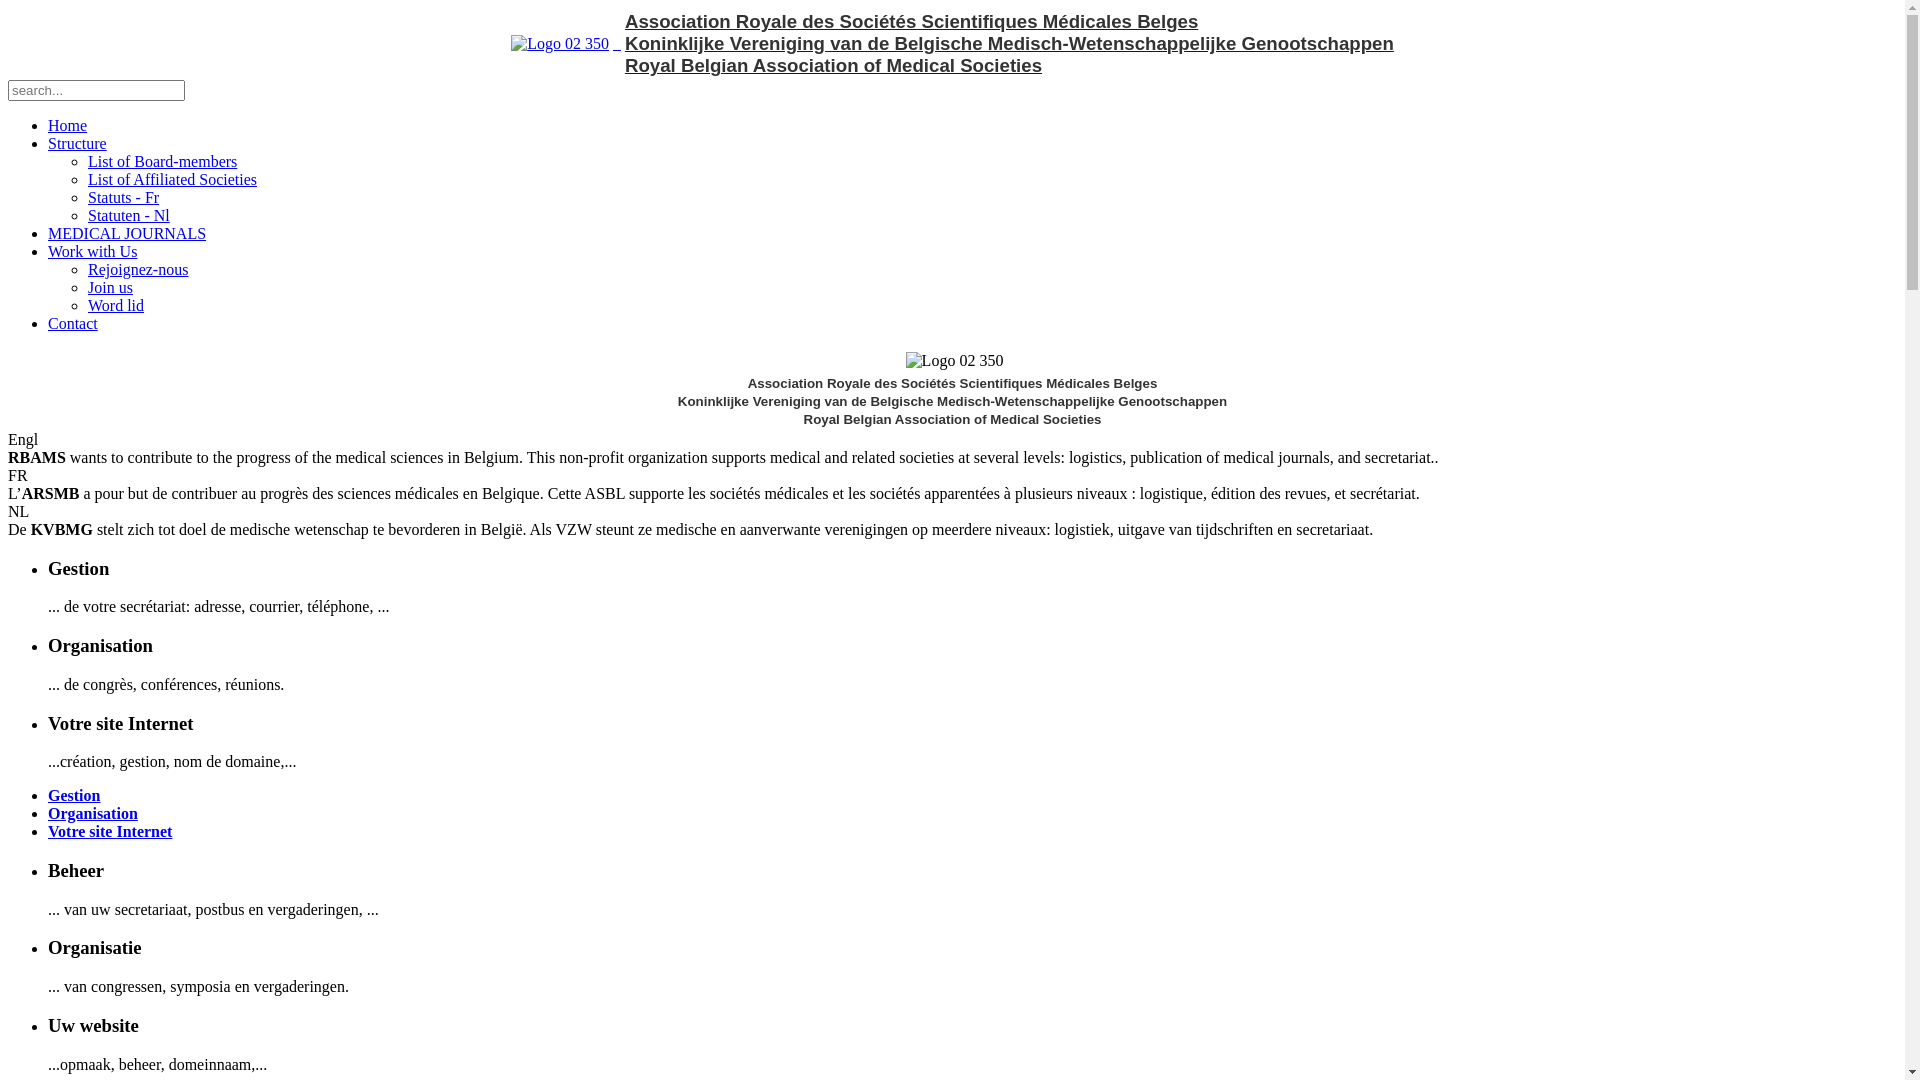  I want to click on 'Contact', so click(72, 322).